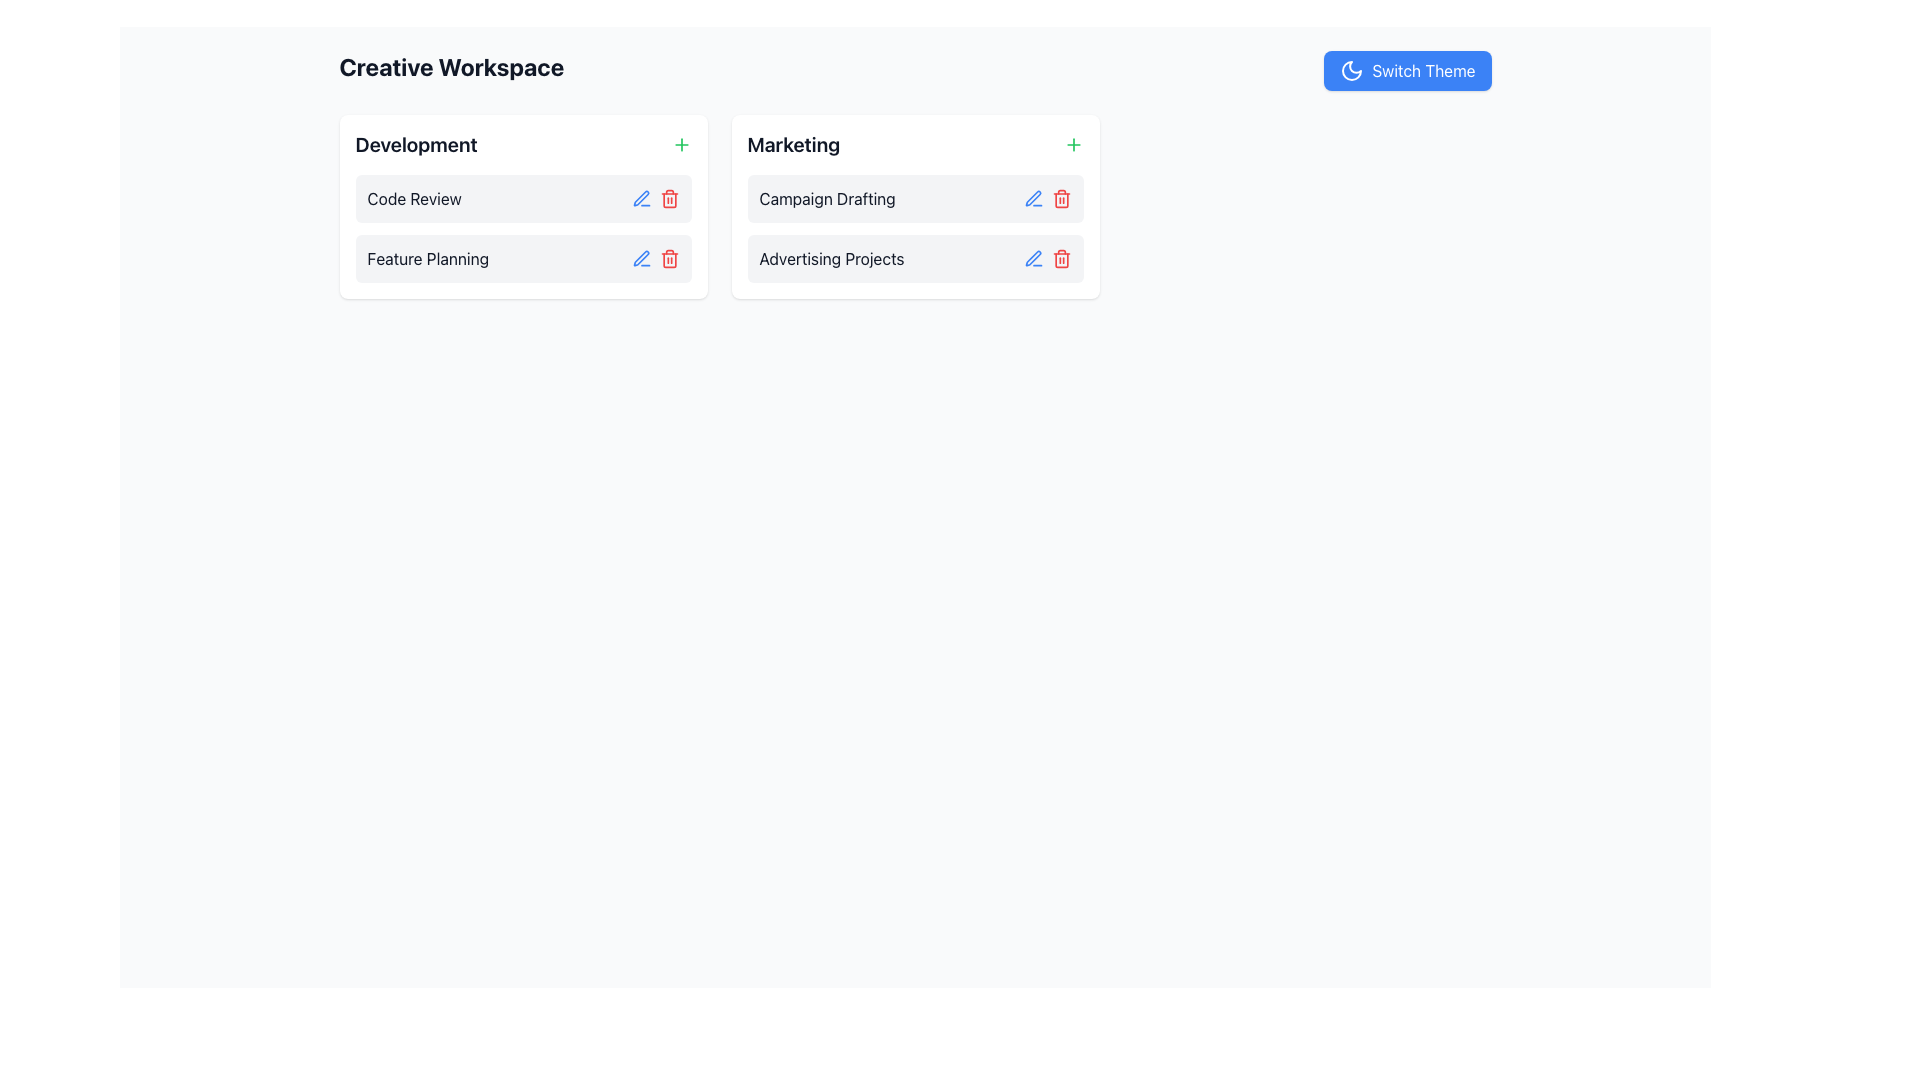  Describe the element at coordinates (1033, 198) in the screenshot. I see `the pen icon located in the second card labeled 'Marketing', next to the text 'Campaign Drafting', to invoke the editing function` at that location.